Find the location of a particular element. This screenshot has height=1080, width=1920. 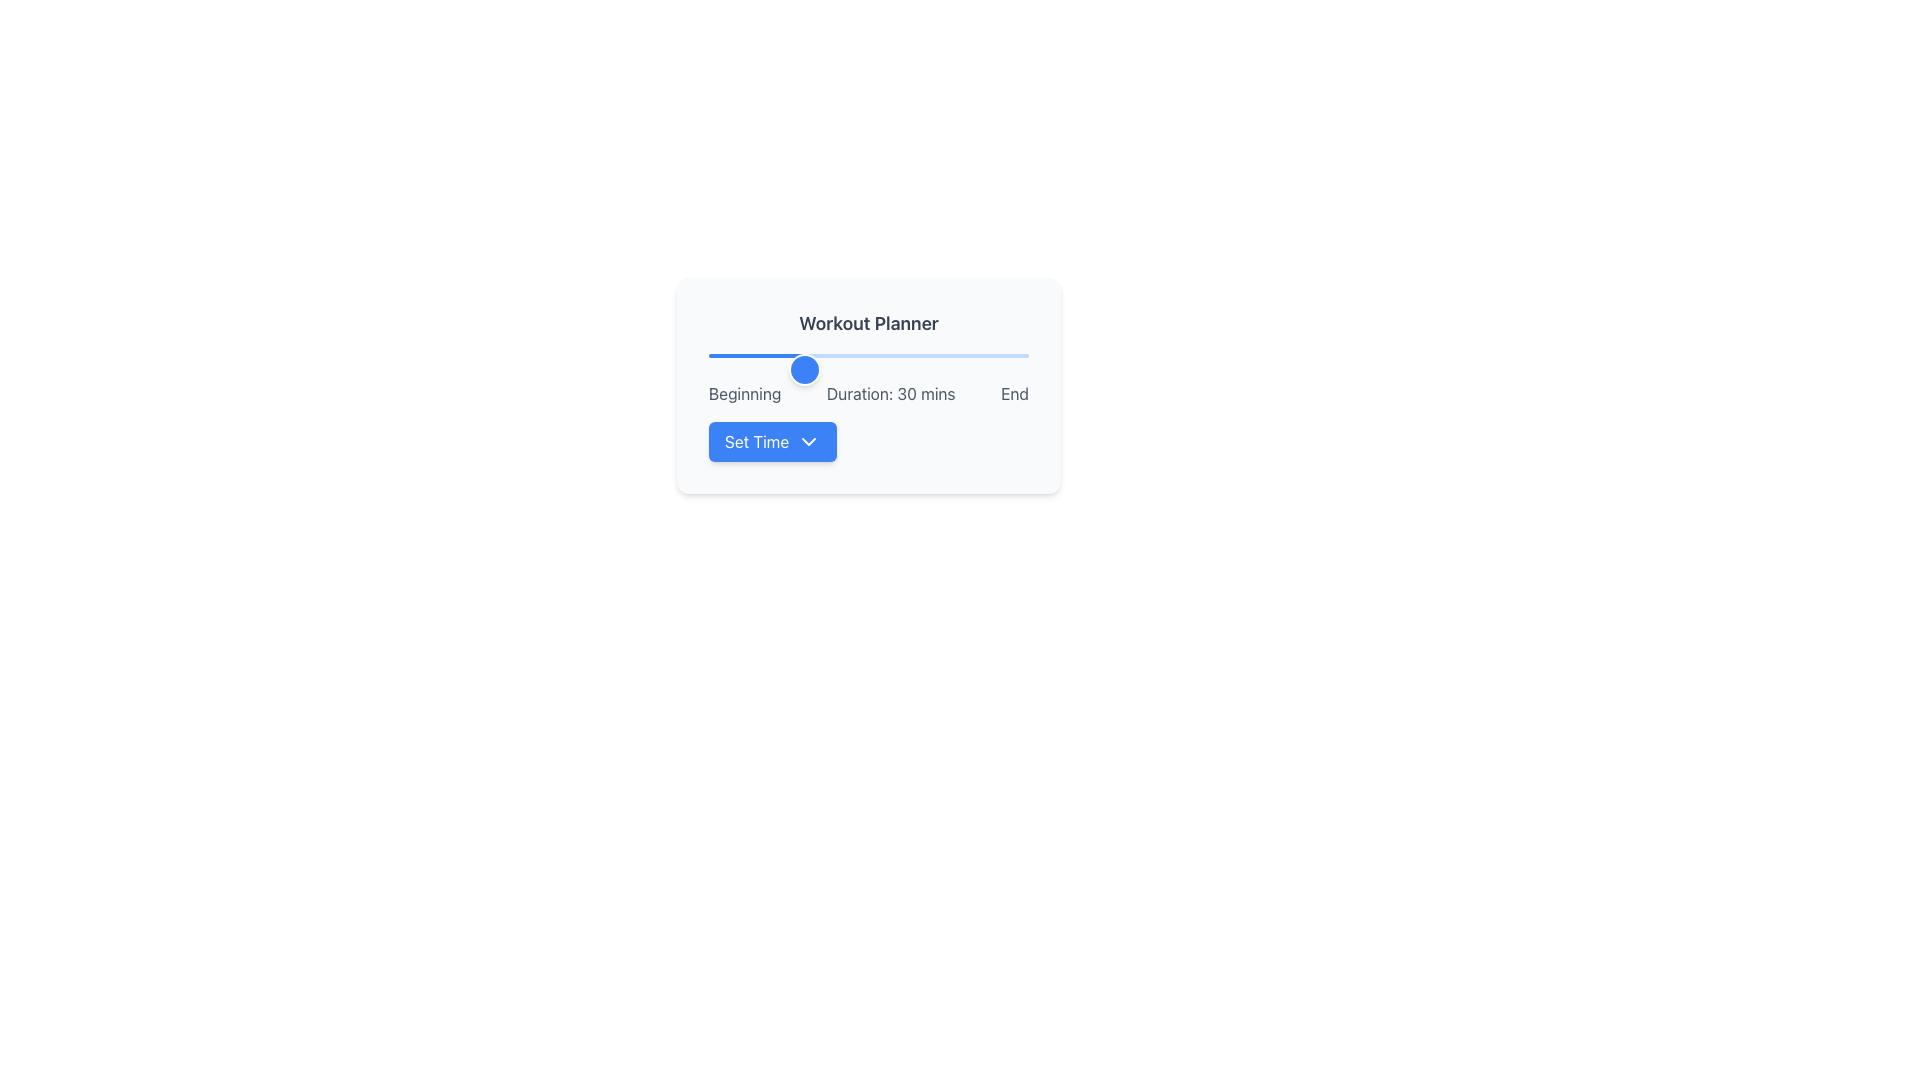

the slider is located at coordinates (859, 353).